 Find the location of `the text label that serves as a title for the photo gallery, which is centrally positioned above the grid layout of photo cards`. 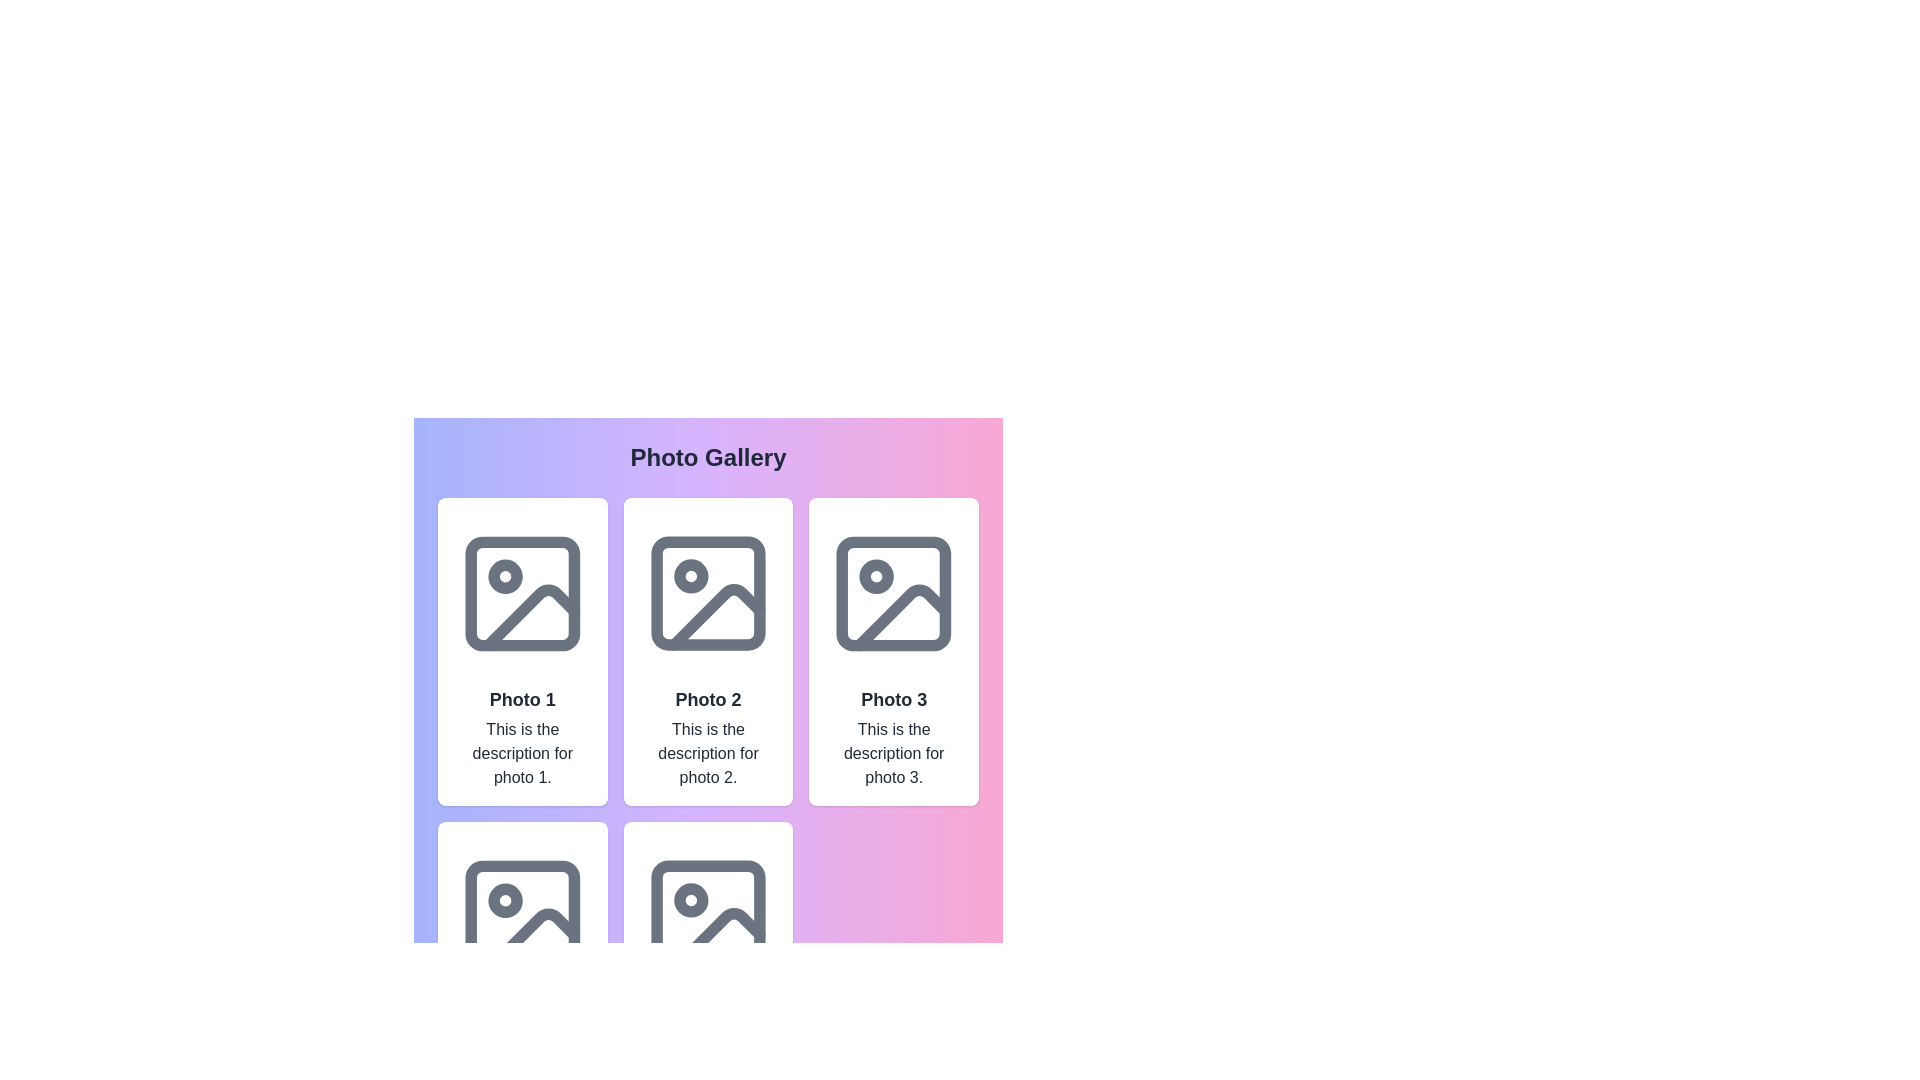

the text label that serves as a title for the photo gallery, which is centrally positioned above the grid layout of photo cards is located at coordinates (708, 458).